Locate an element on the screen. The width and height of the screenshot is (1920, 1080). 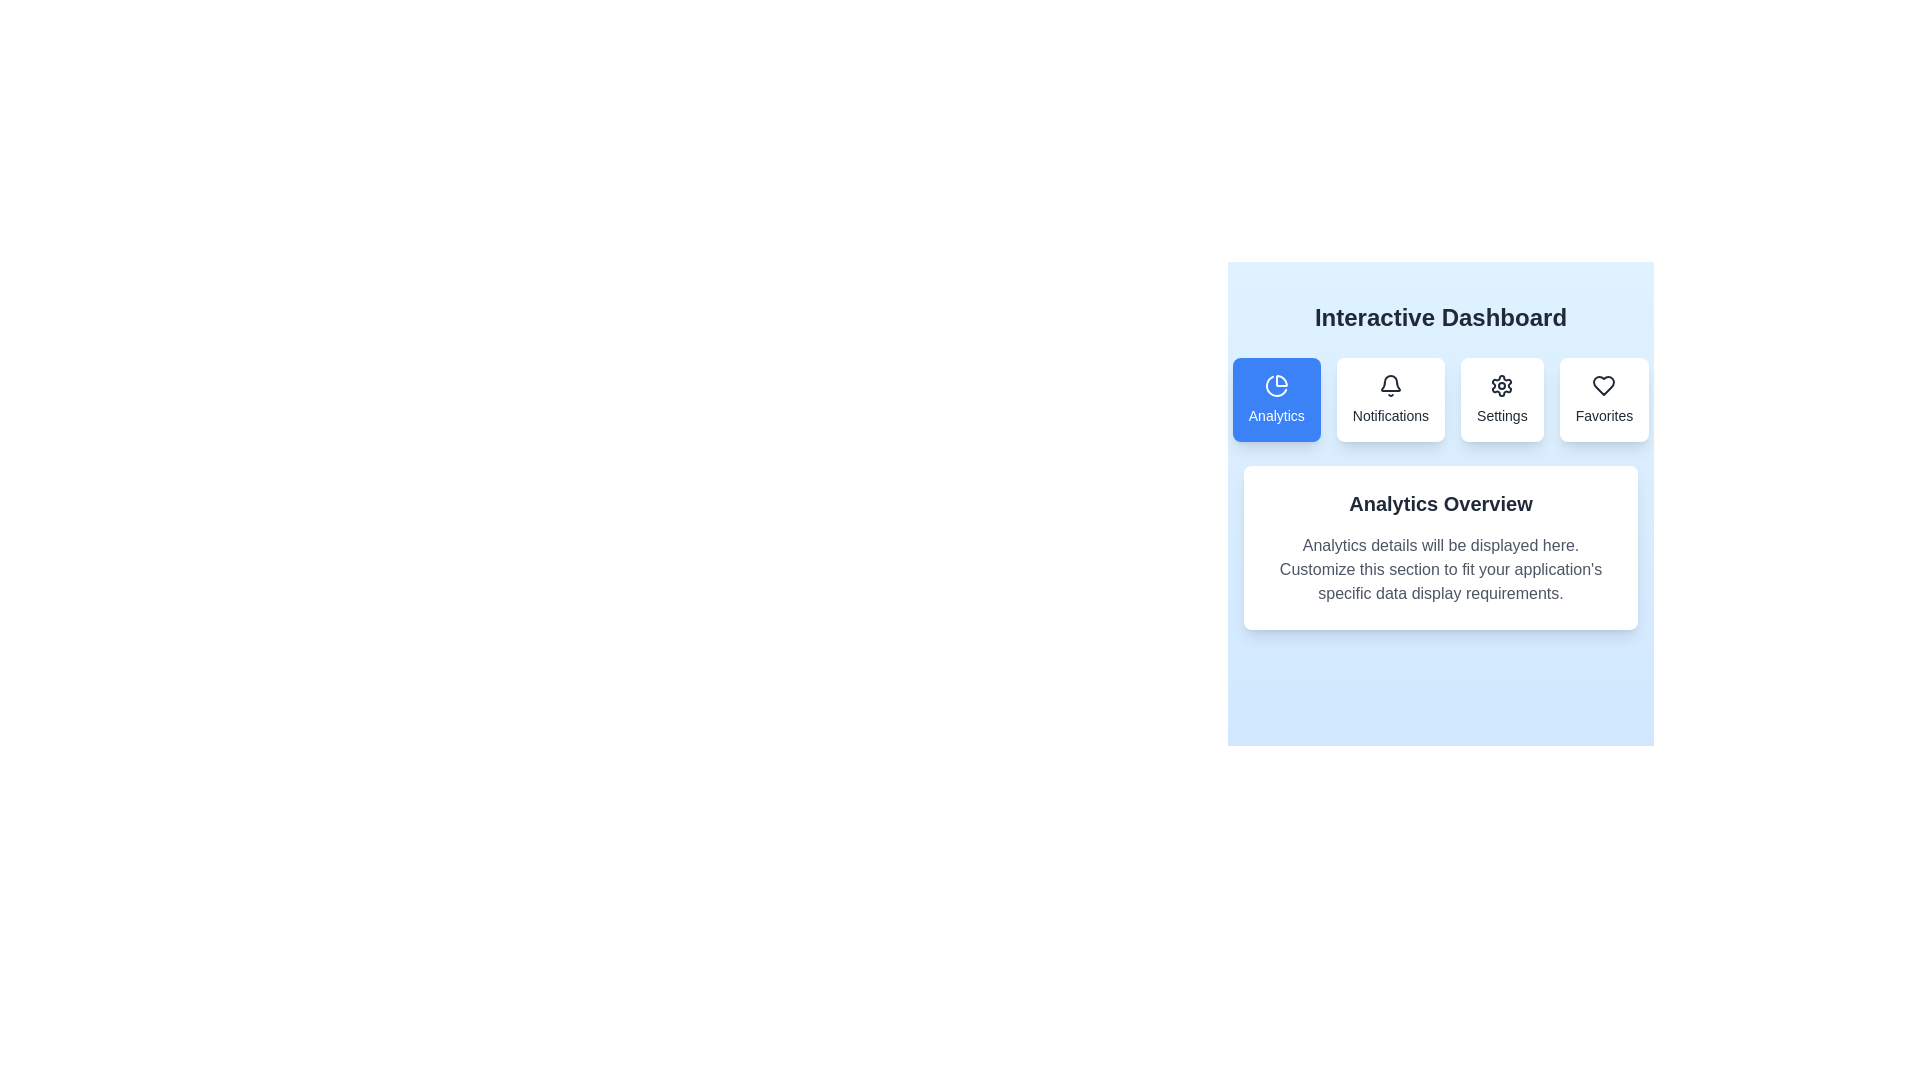
the topmost icon representing the analytics feature, which is located within a blue rounded rectangle is located at coordinates (1275, 385).